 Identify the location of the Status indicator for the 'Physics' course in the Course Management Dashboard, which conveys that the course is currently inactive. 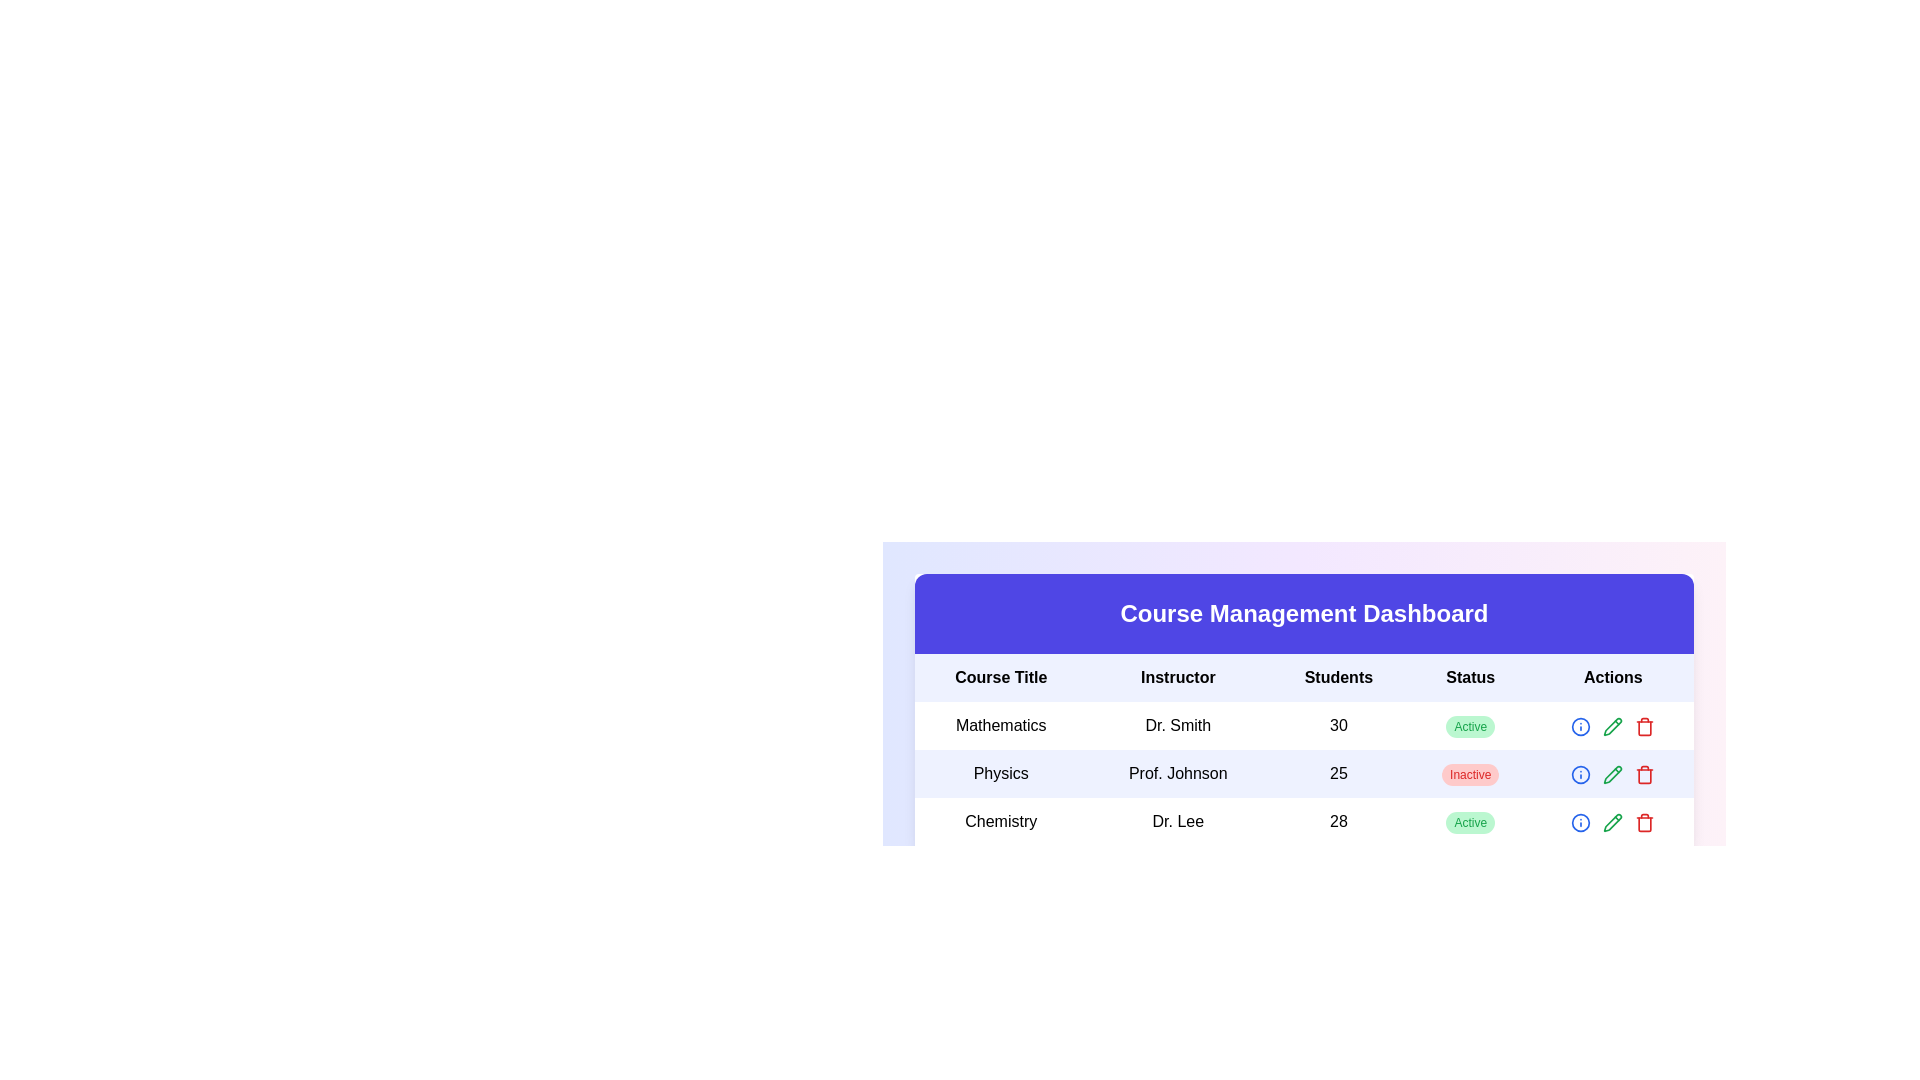
(1470, 773).